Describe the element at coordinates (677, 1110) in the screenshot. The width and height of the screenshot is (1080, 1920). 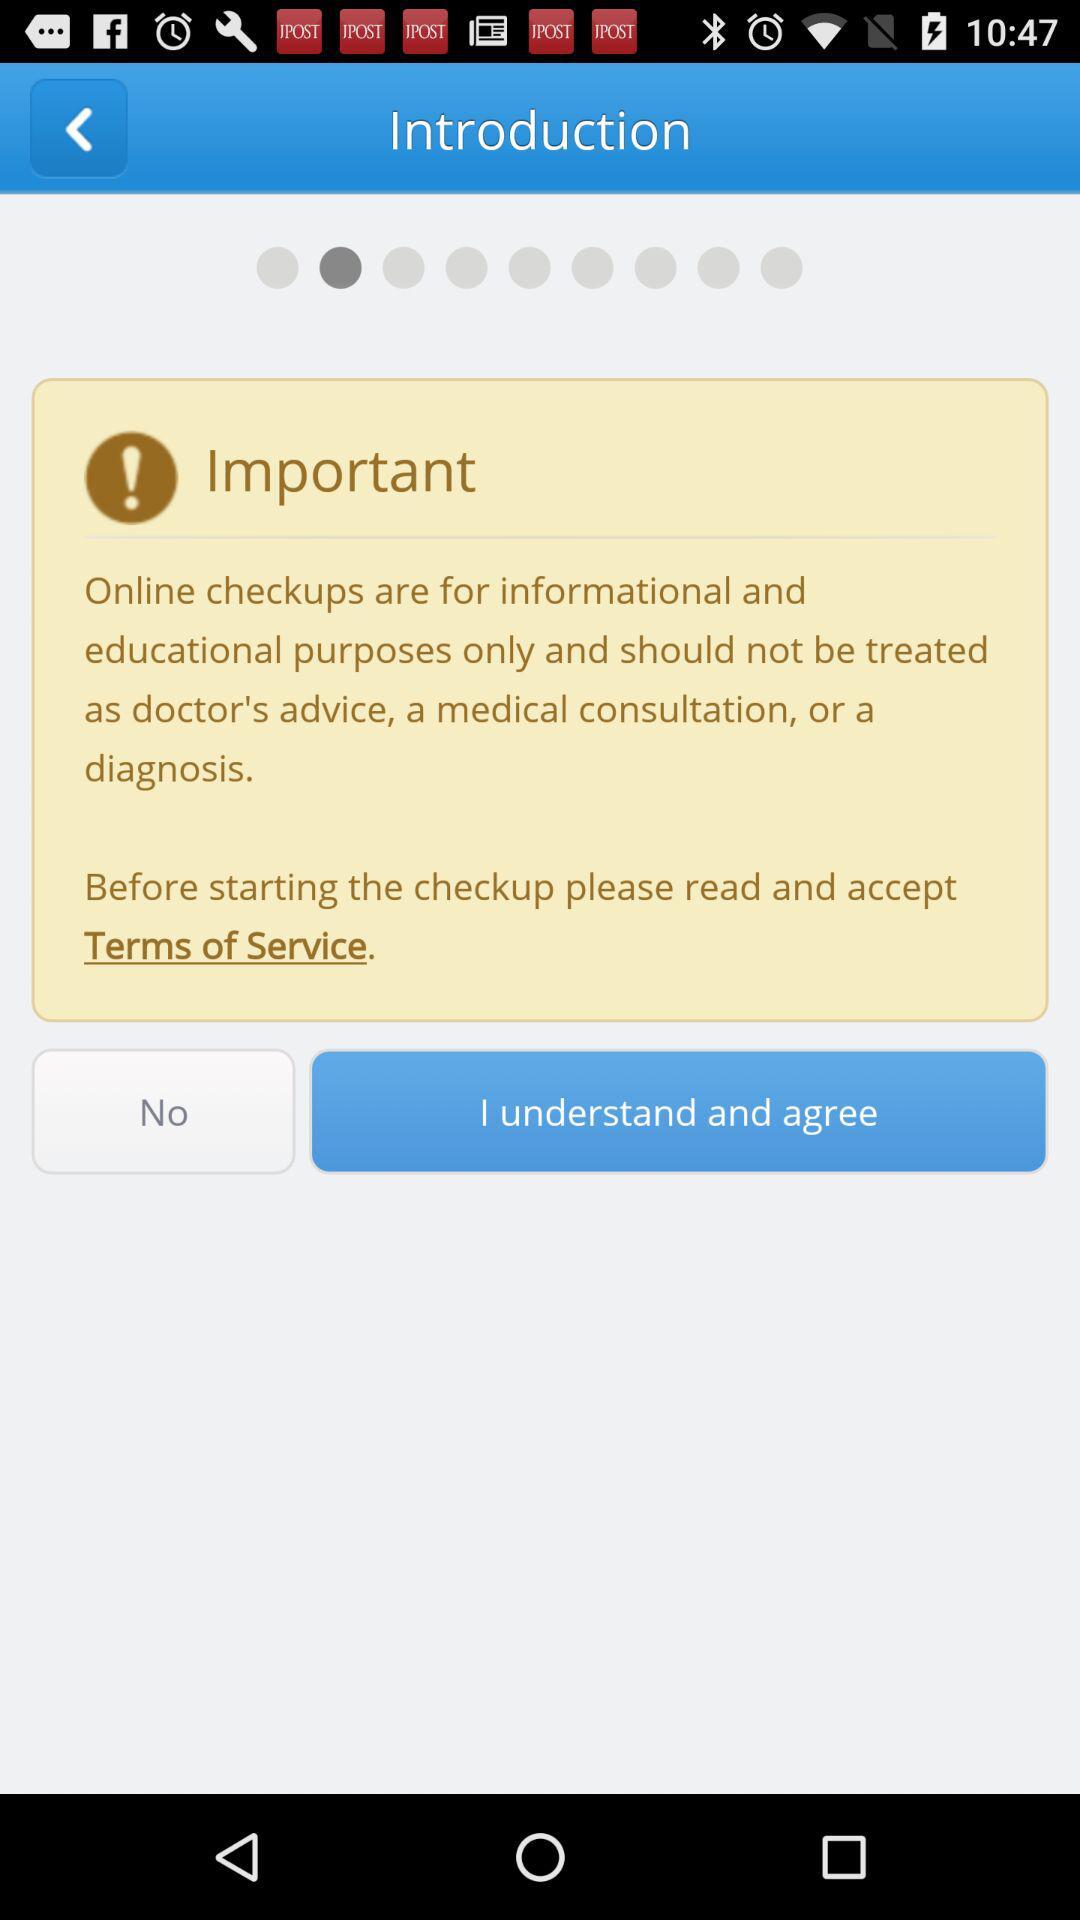
I see `the icon below online checkups are item` at that location.